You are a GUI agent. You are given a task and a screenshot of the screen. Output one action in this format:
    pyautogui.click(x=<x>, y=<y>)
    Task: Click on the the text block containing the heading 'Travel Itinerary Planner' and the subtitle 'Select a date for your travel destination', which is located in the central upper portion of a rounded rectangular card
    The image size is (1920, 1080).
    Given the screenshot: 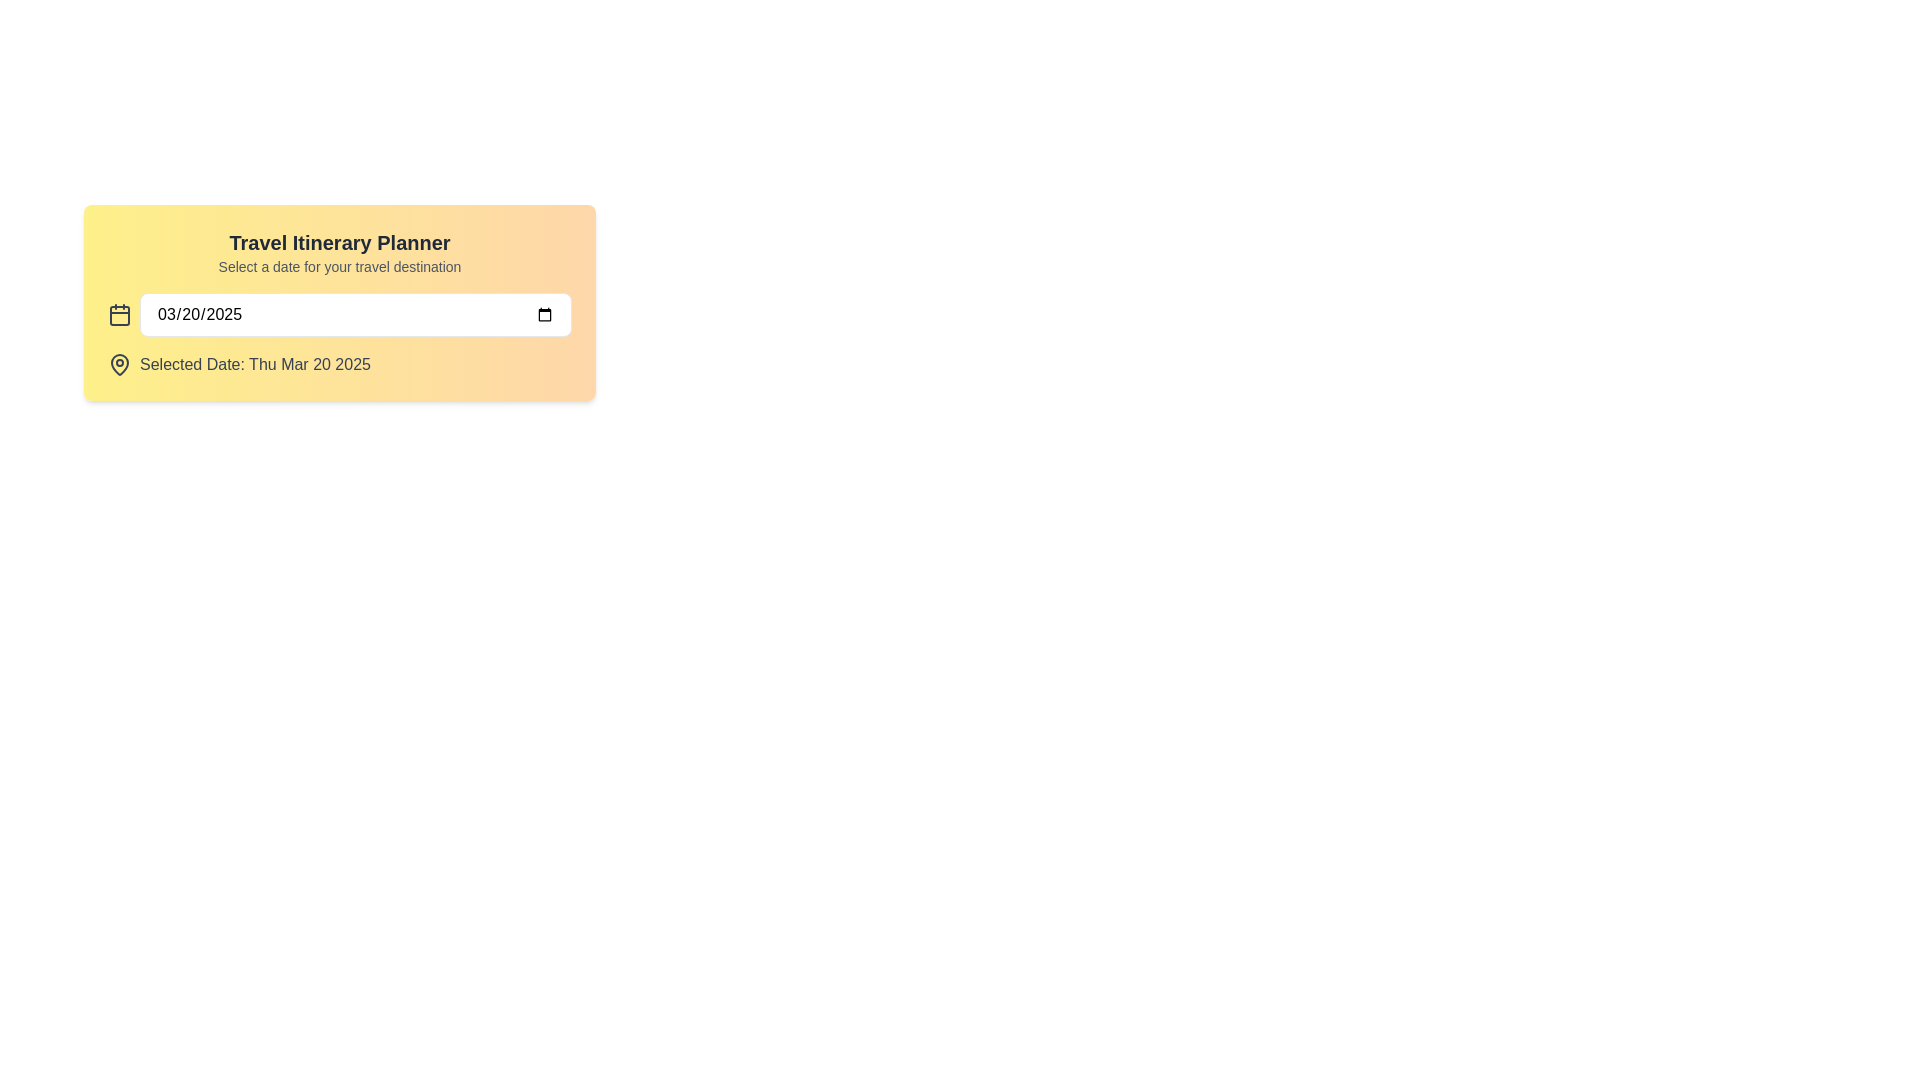 What is the action you would take?
    pyautogui.click(x=340, y=252)
    